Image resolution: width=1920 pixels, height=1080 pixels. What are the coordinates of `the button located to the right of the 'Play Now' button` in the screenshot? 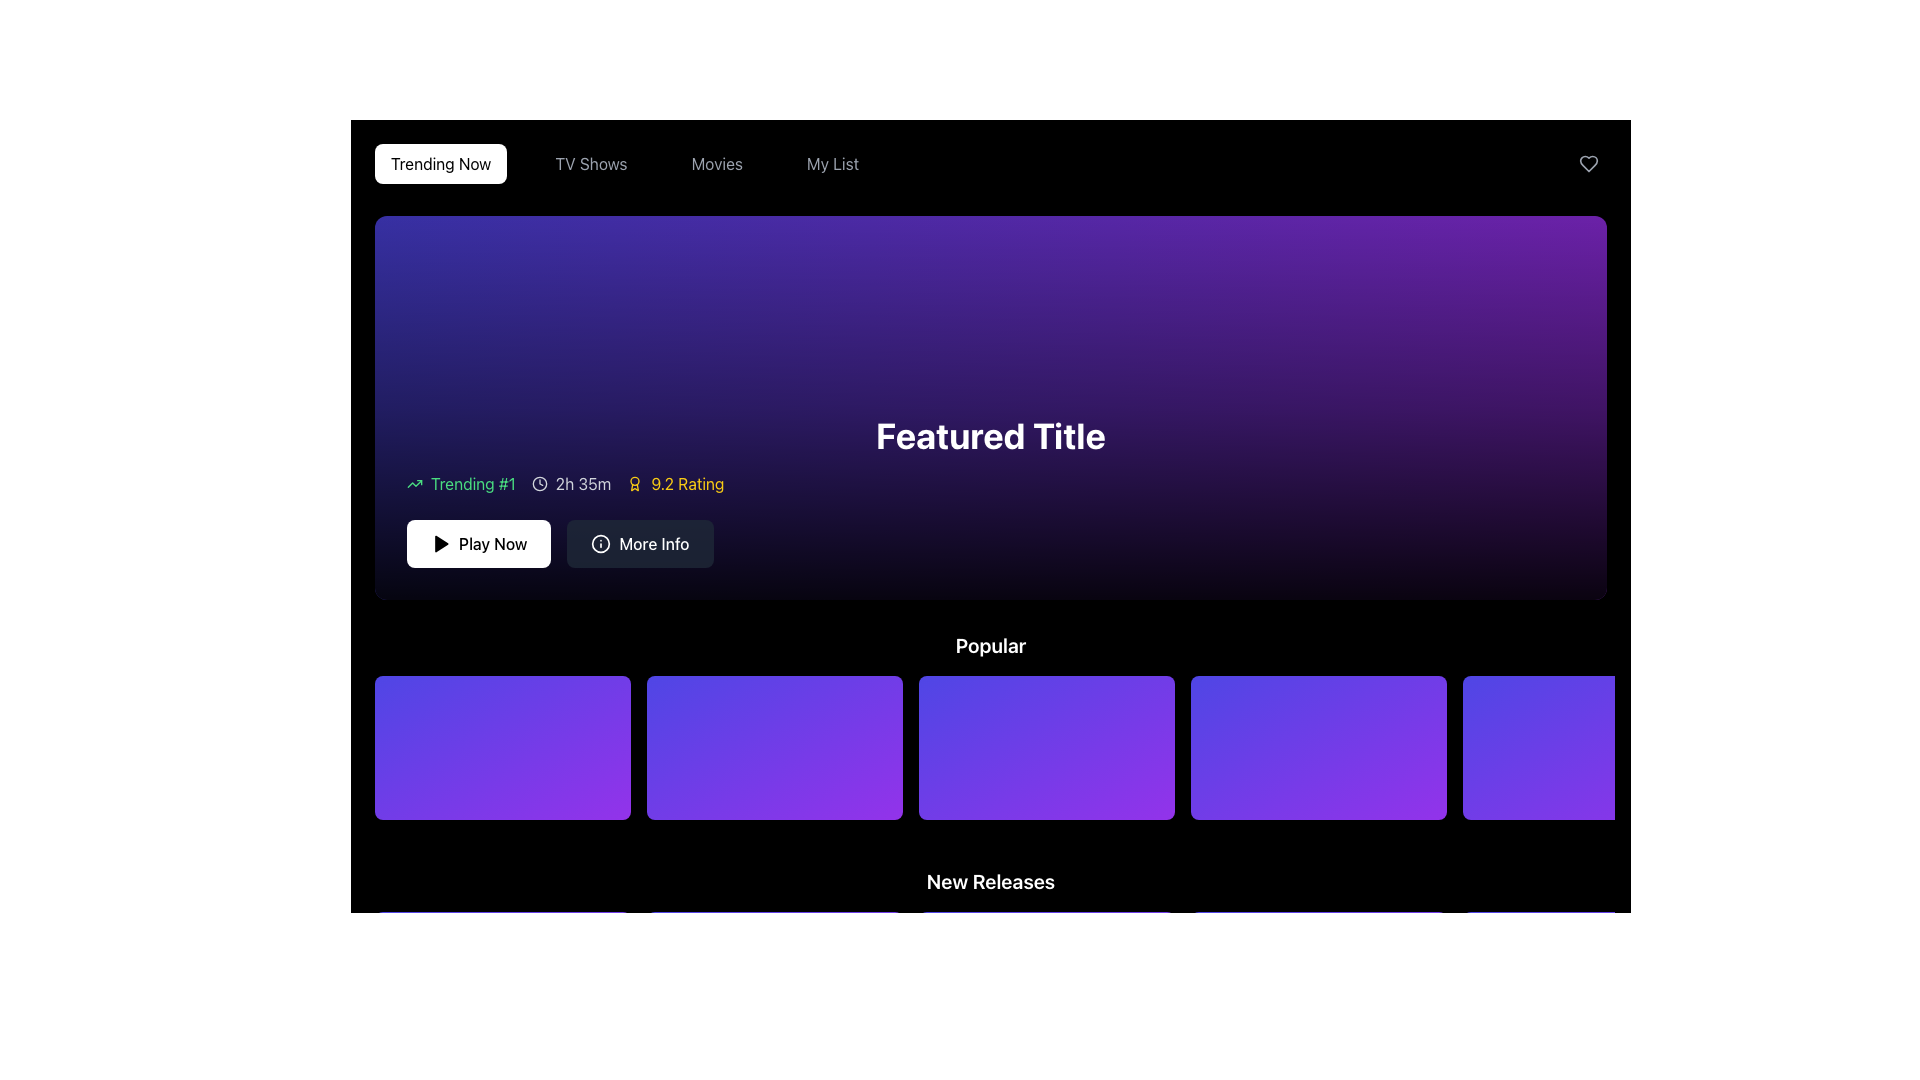 It's located at (640, 543).